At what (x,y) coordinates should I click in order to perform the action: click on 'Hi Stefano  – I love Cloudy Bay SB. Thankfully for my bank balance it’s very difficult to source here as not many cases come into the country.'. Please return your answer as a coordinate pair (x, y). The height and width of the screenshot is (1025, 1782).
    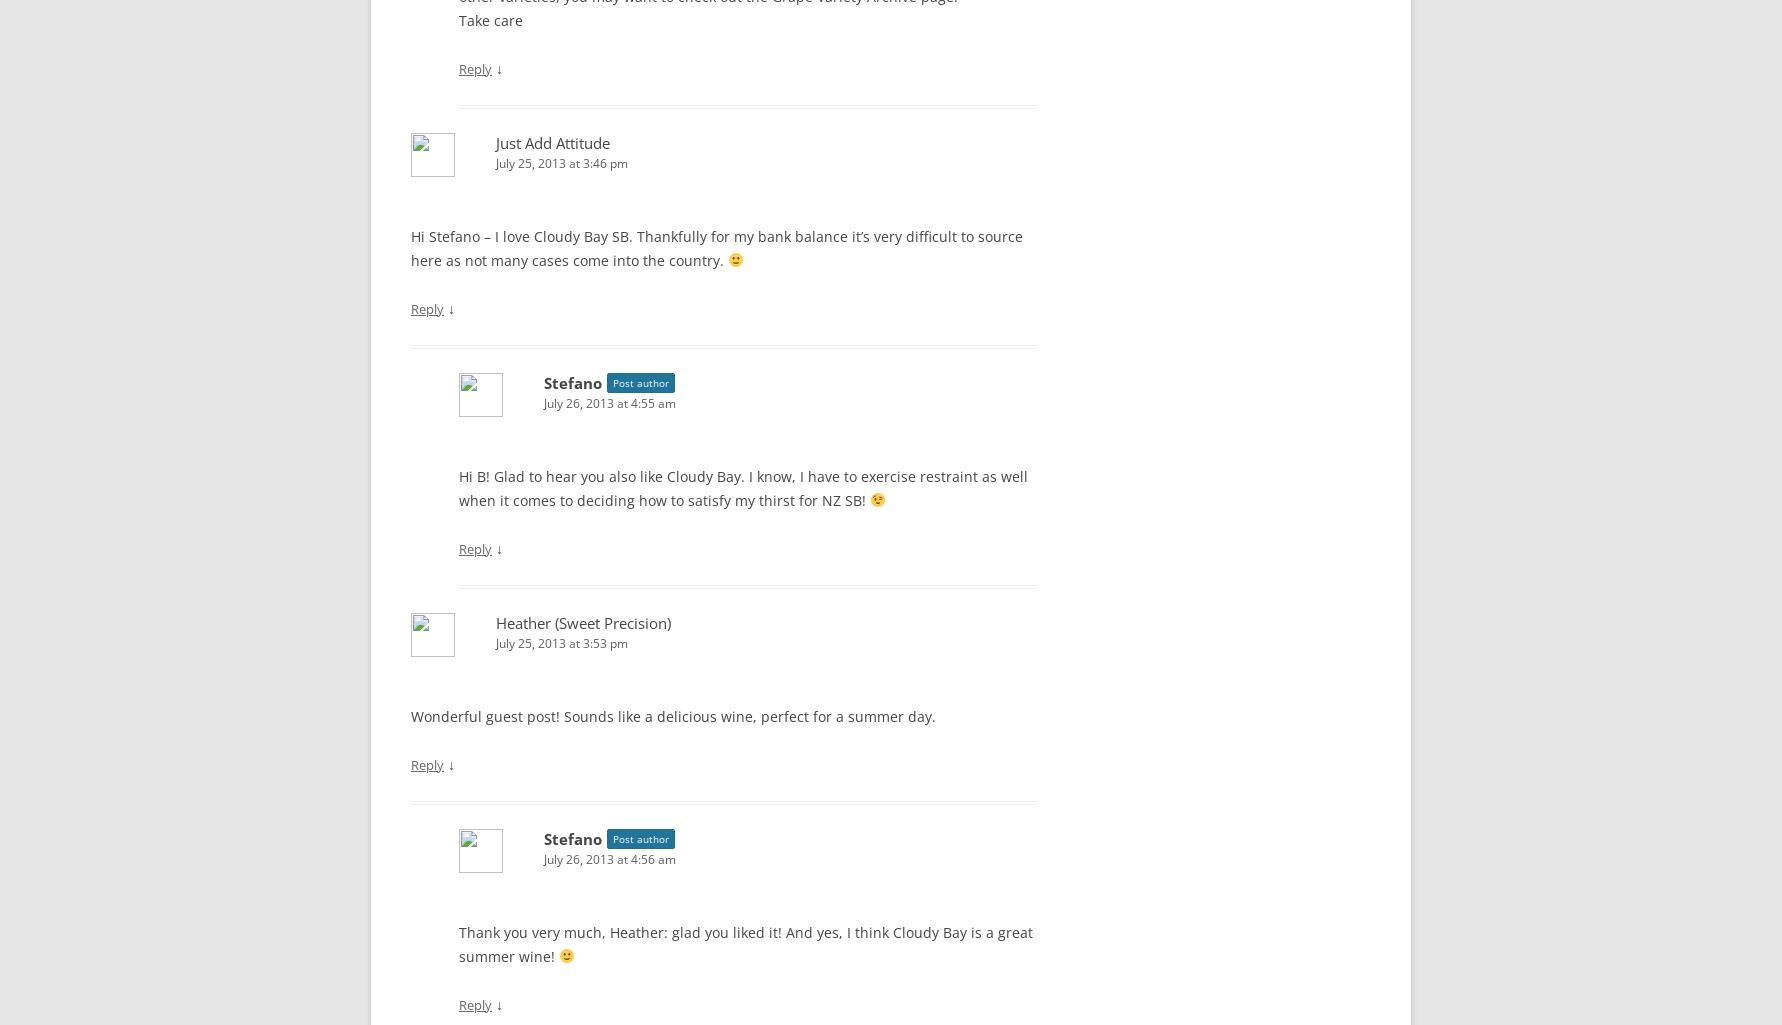
    Looking at the image, I should click on (717, 246).